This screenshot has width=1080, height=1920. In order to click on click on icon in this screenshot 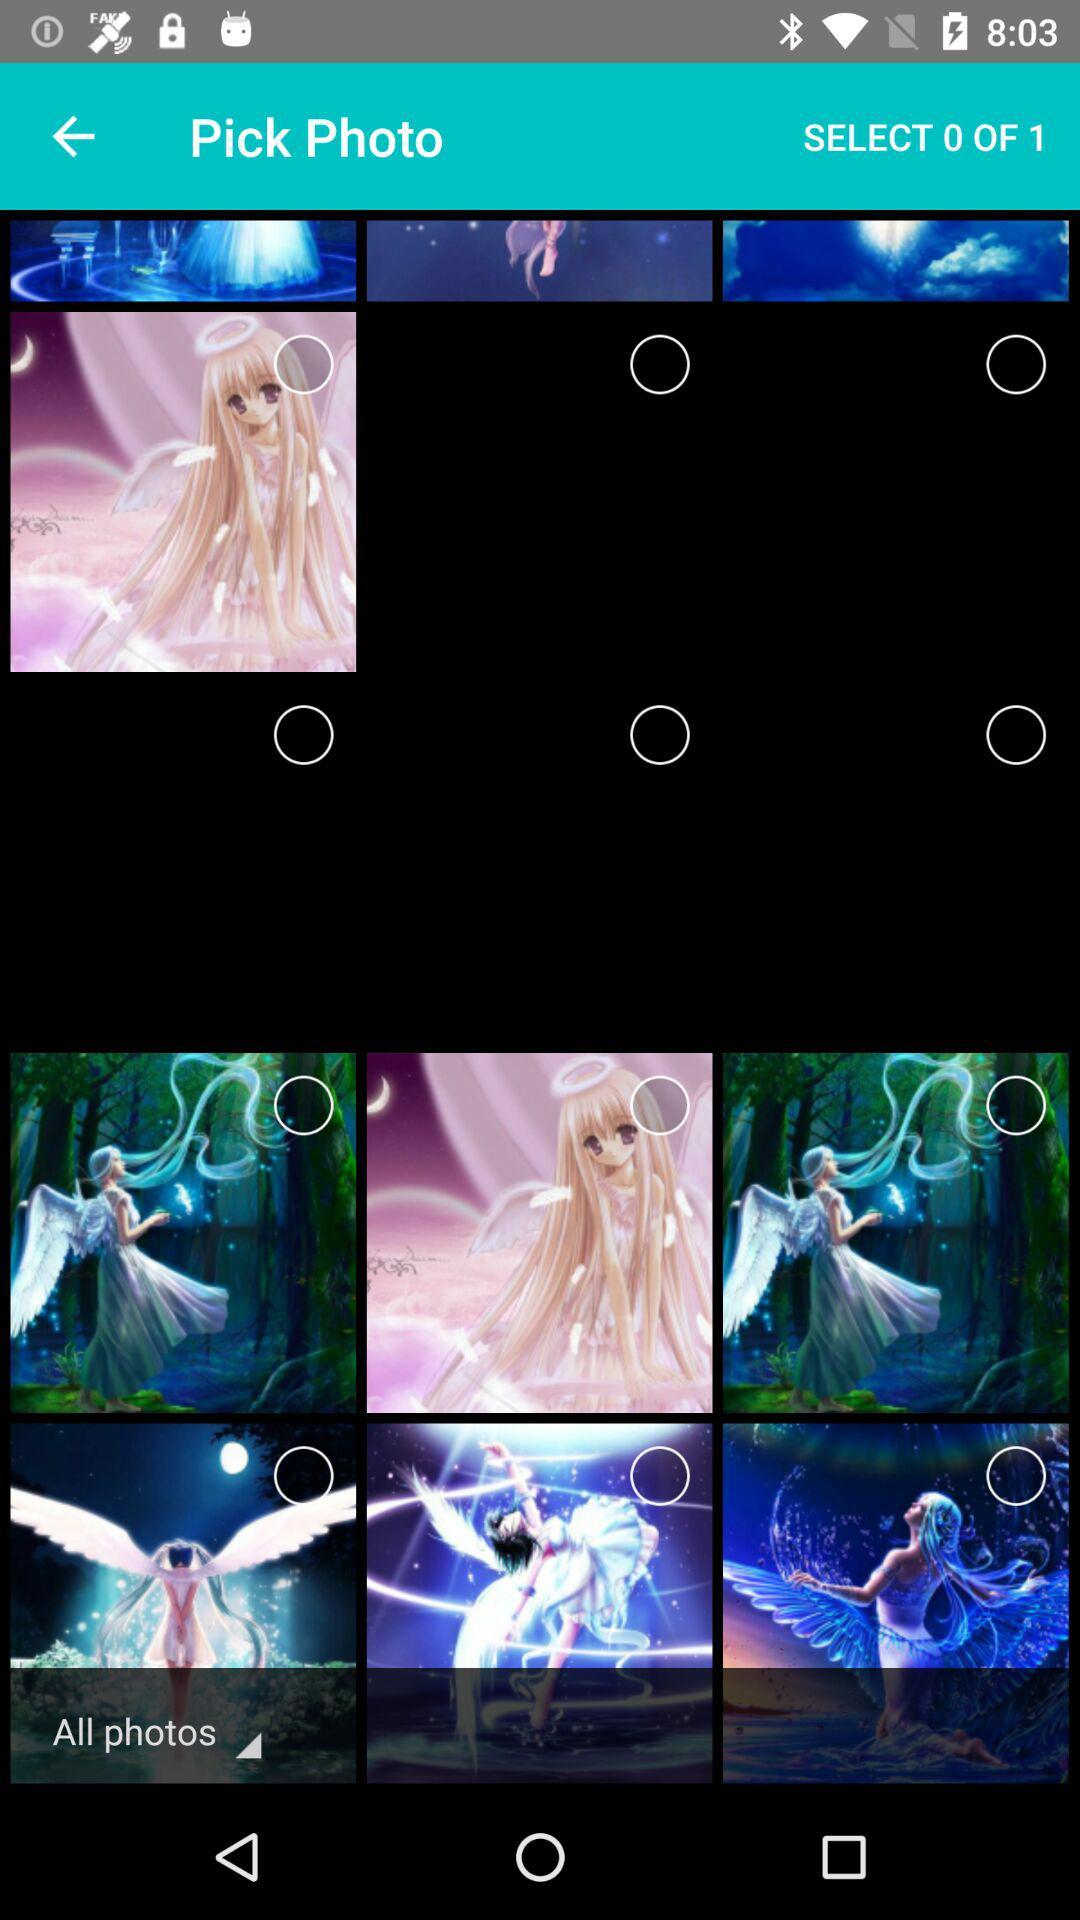, I will do `click(1016, 1476)`.